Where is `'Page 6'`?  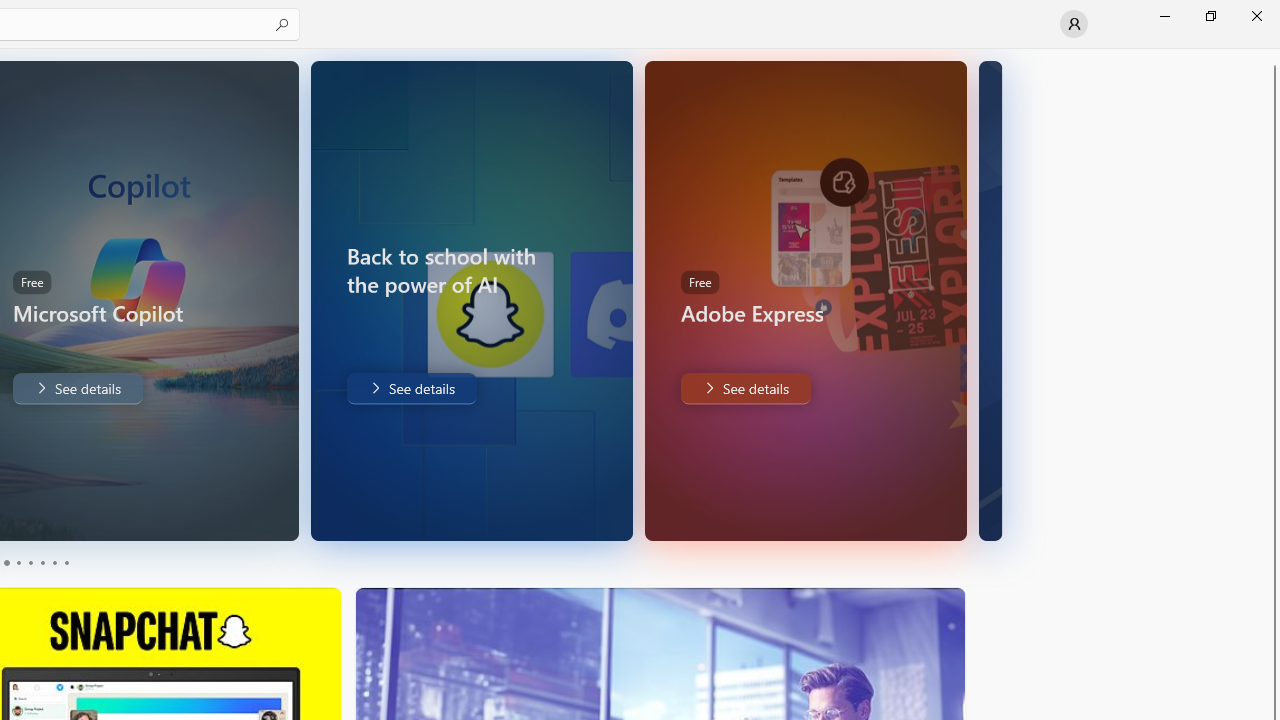
'Page 6' is located at coordinates (65, 563).